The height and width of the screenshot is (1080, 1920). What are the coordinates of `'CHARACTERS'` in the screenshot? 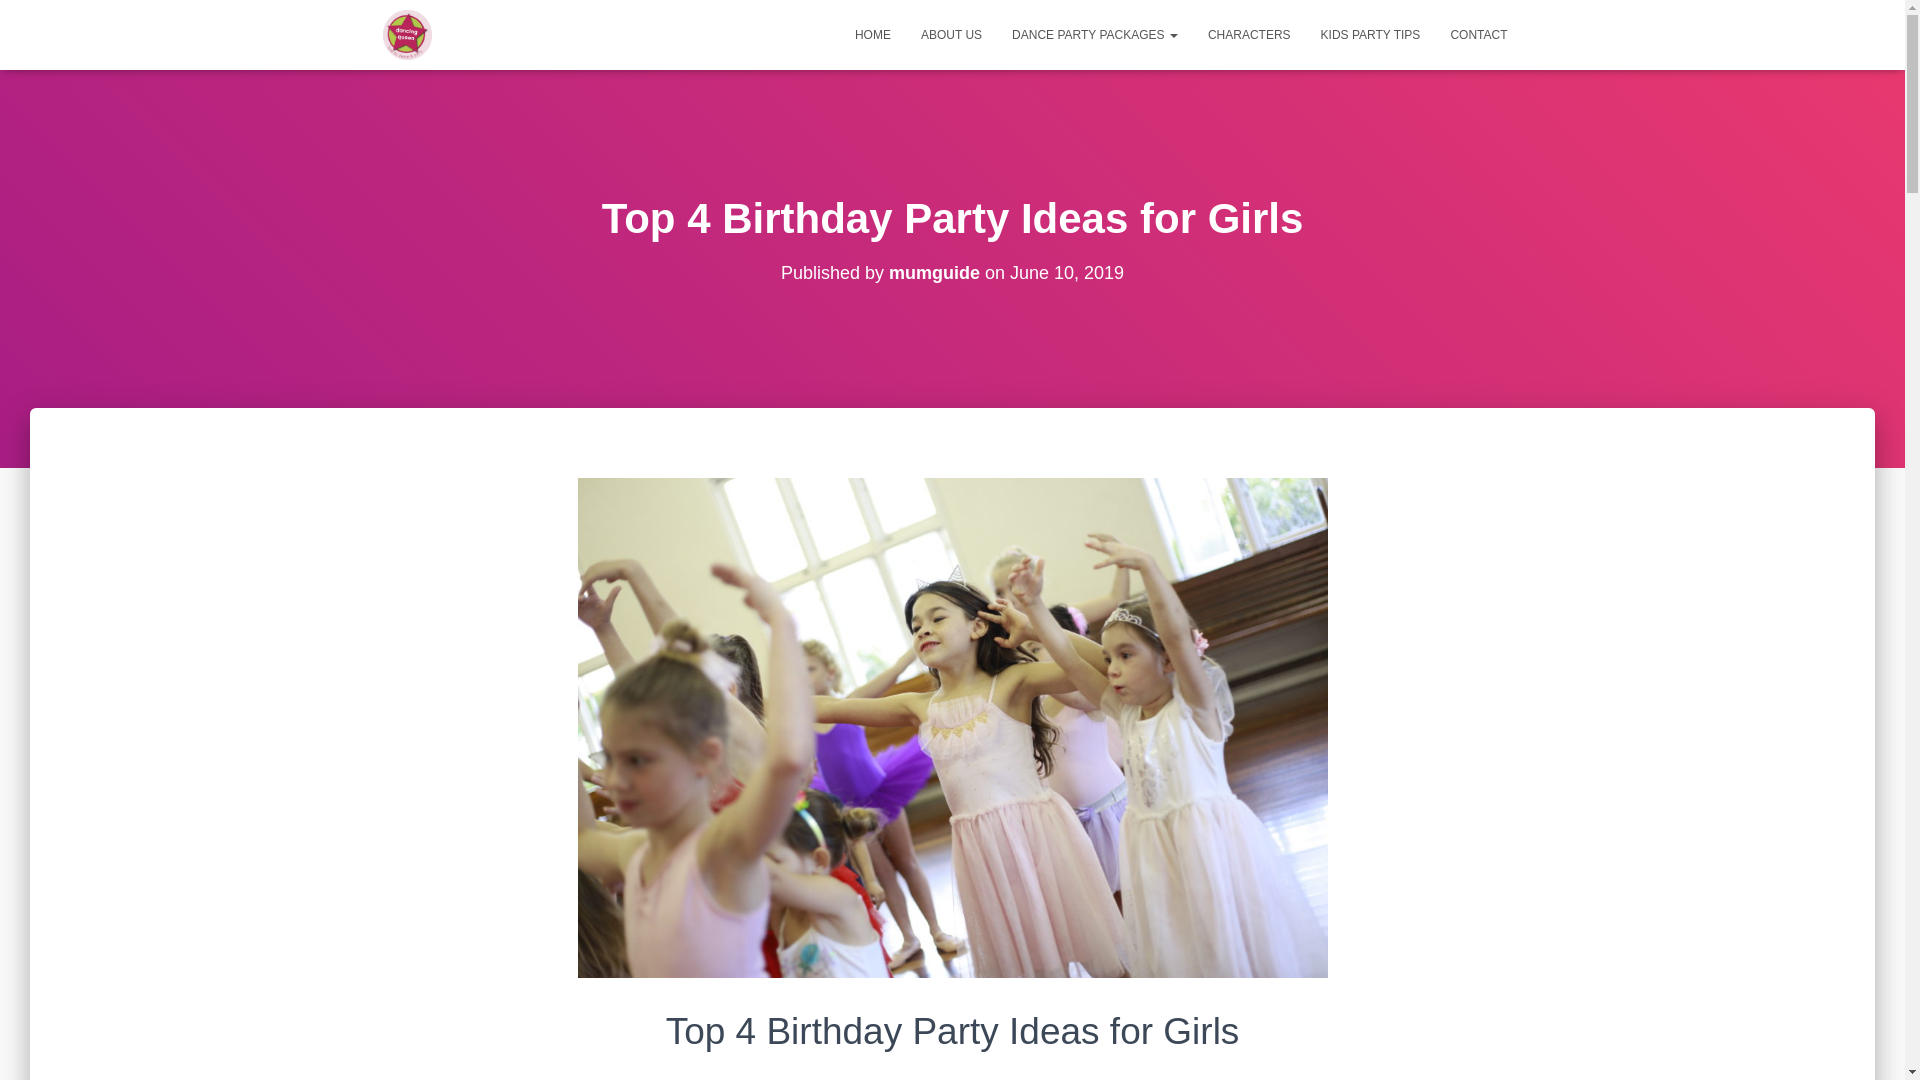 It's located at (1248, 34).